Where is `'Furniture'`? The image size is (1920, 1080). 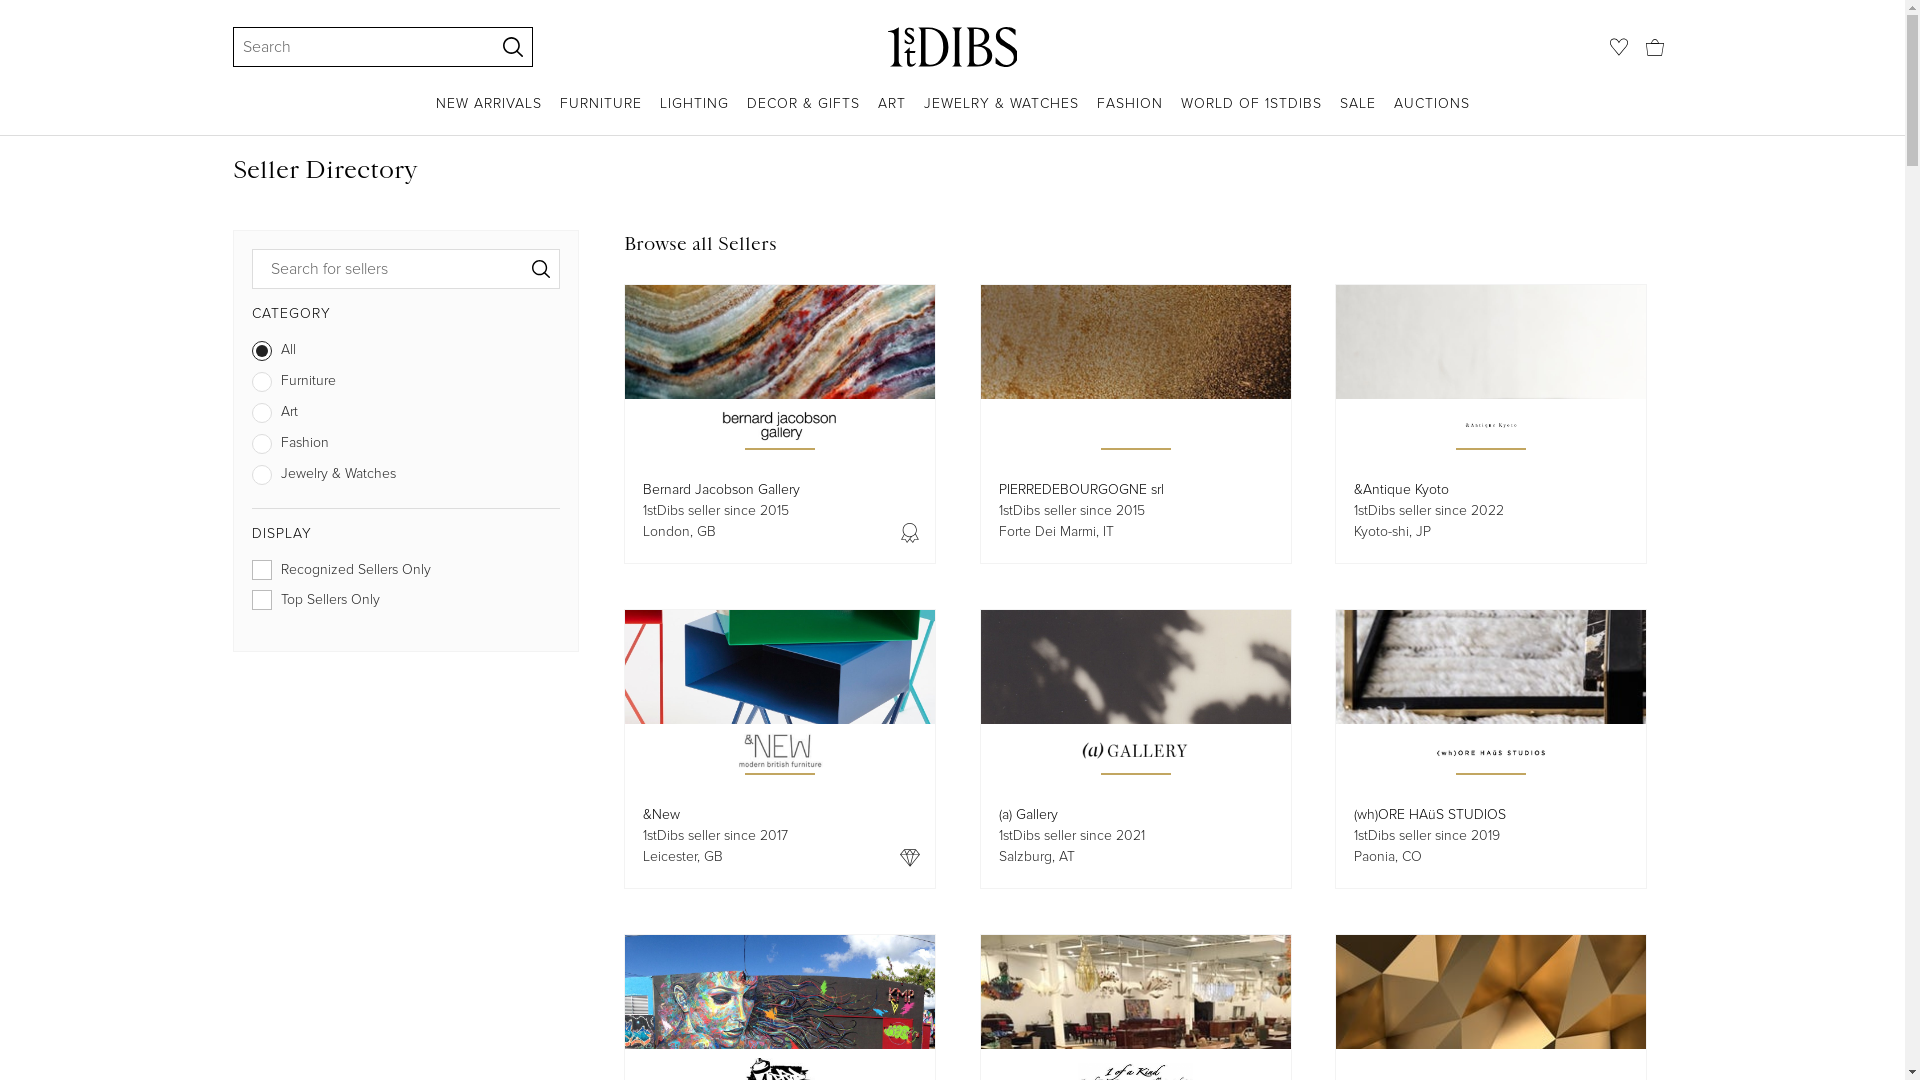
'Furniture' is located at coordinates (405, 385).